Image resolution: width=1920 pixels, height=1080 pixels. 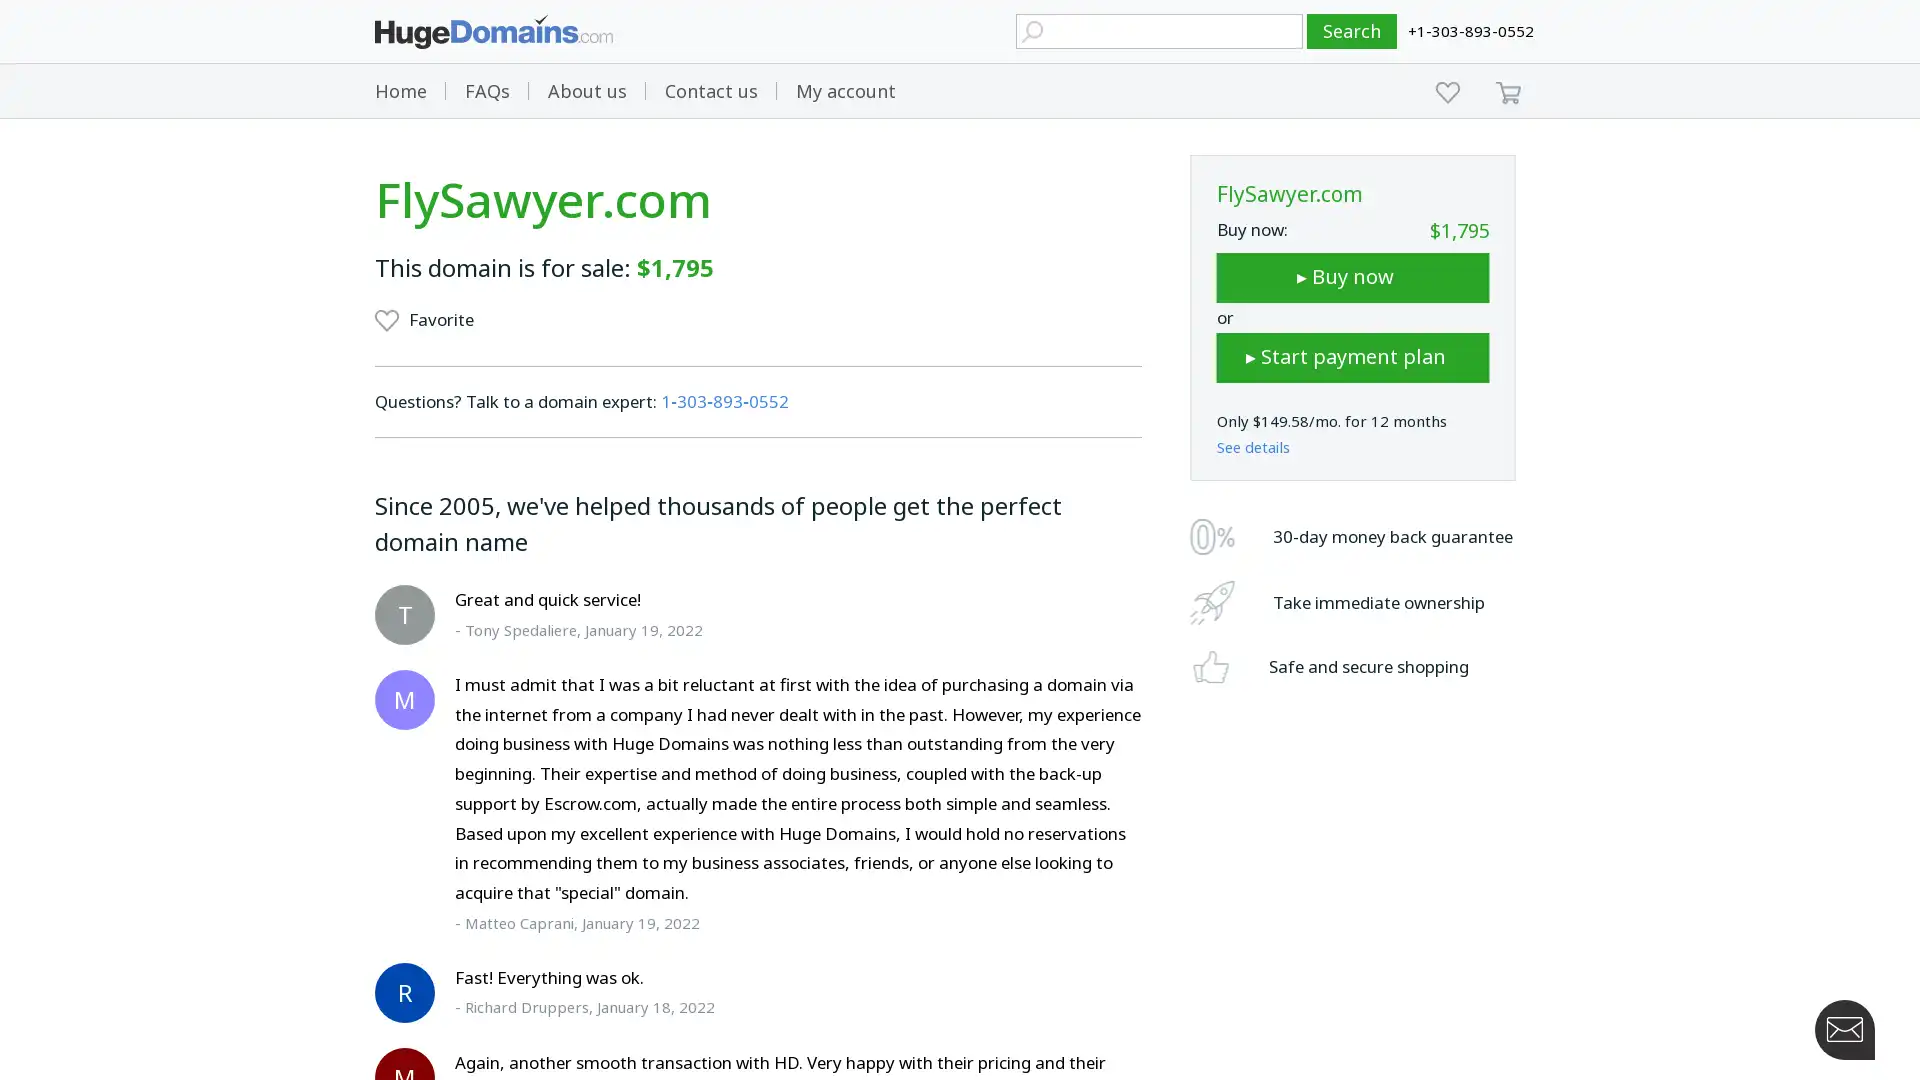 What do you see at coordinates (1352, 31) in the screenshot?
I see `Search` at bounding box center [1352, 31].